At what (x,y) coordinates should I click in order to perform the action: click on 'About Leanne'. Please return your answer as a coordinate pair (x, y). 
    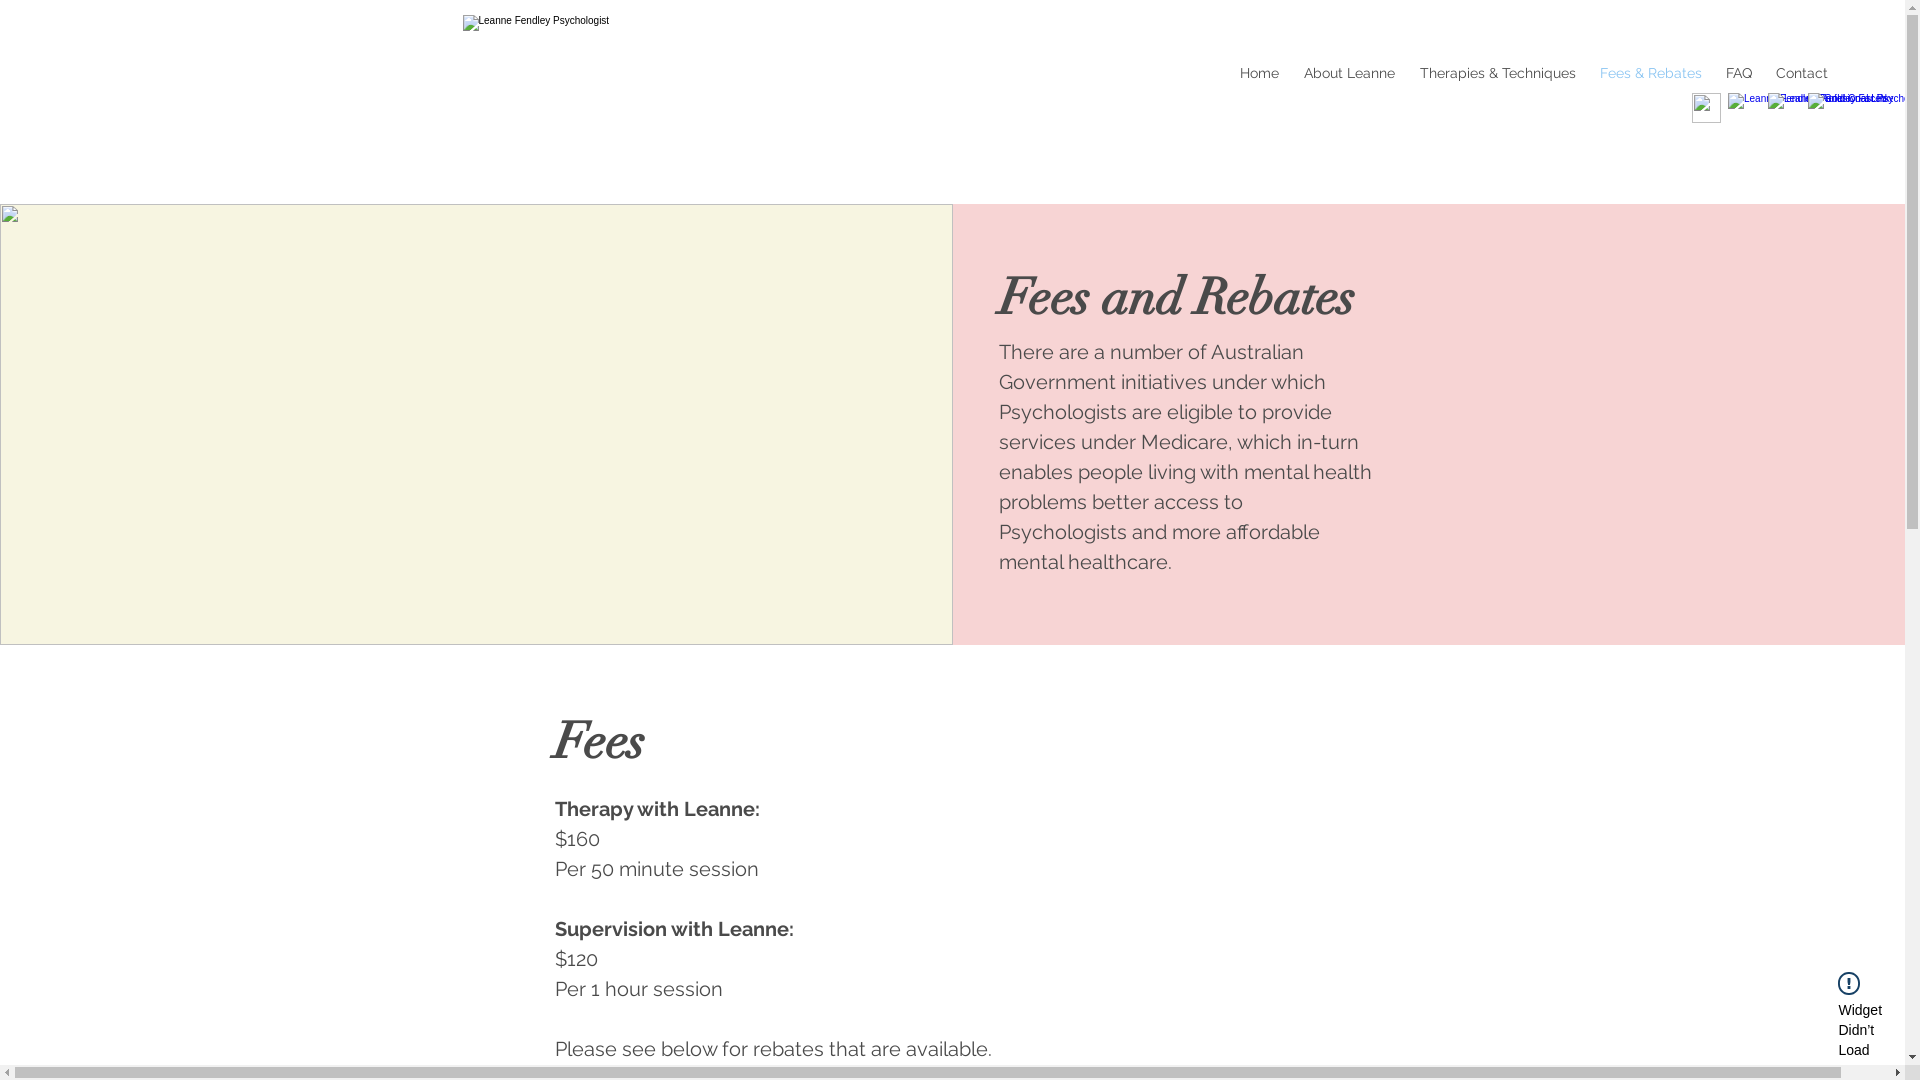
    Looking at the image, I should click on (1347, 72).